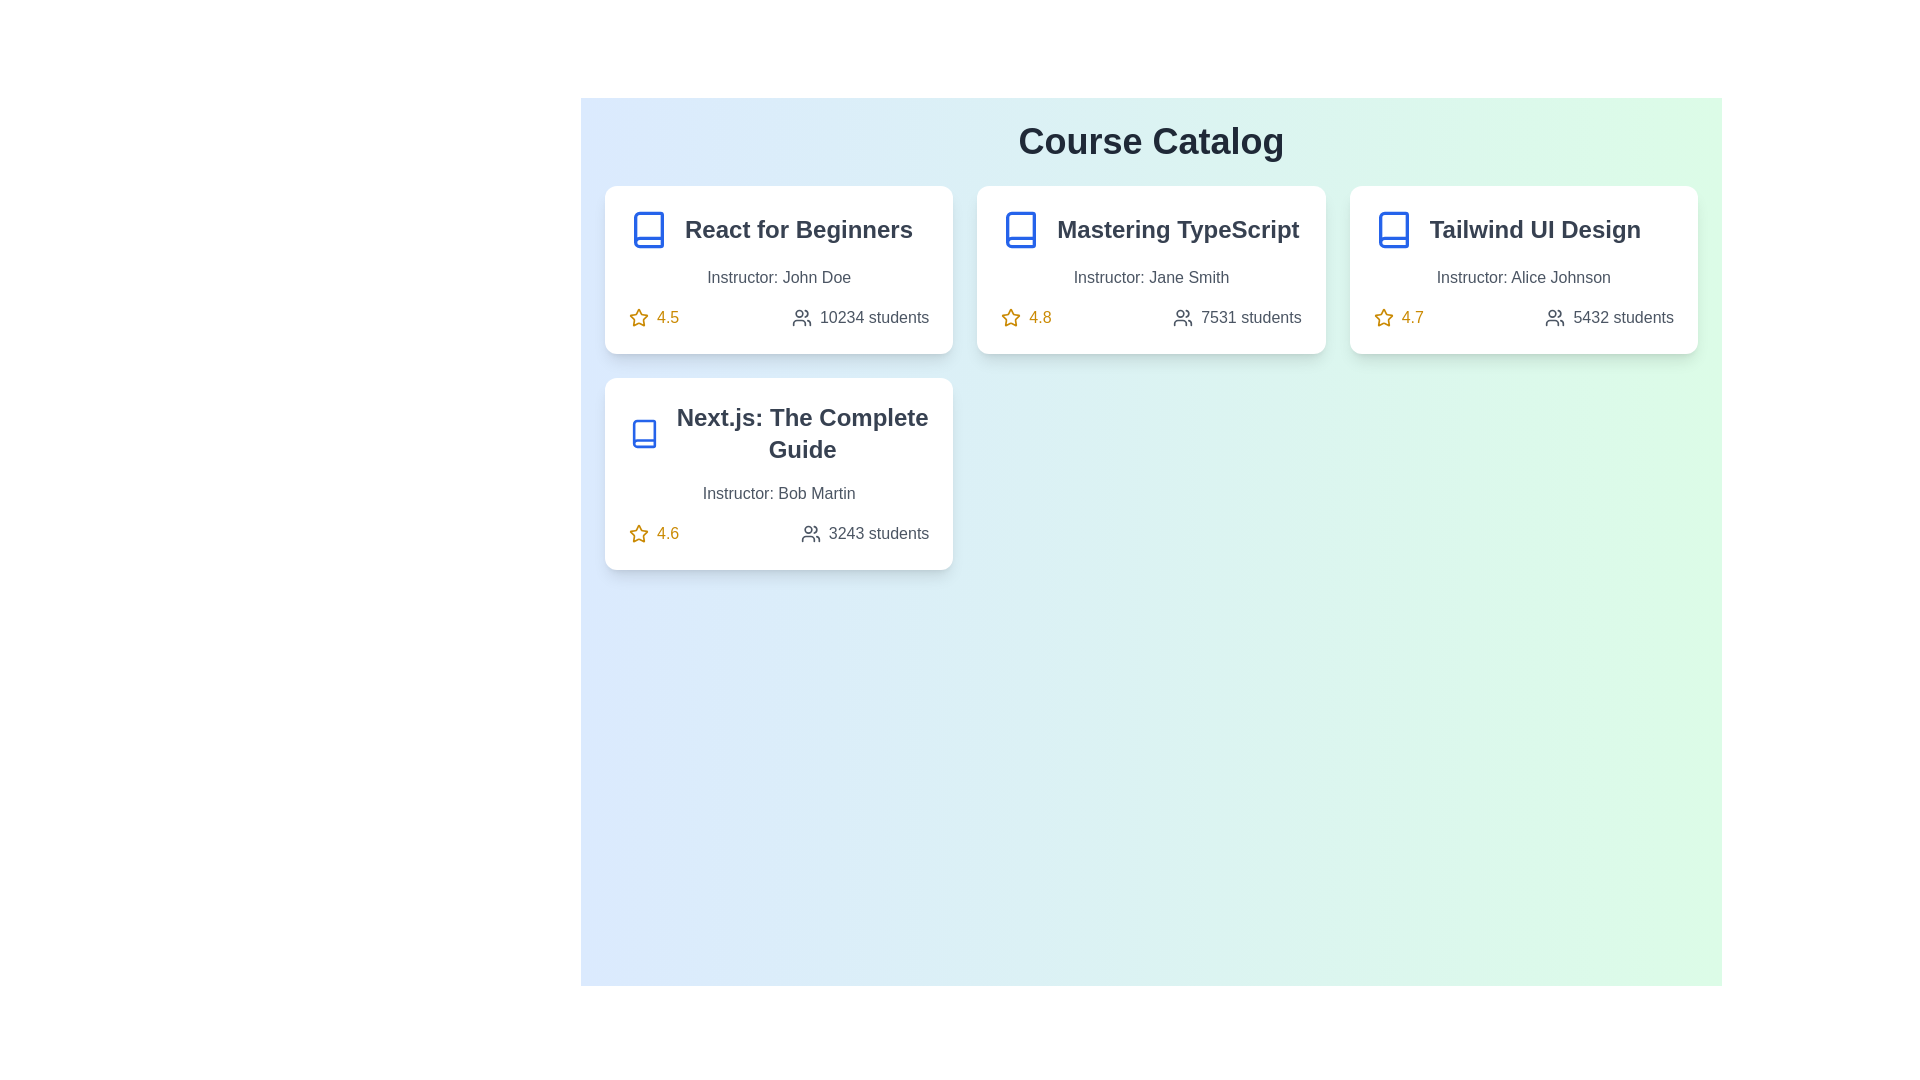 This screenshot has height=1080, width=1920. I want to click on the text with the accompanying icon that provides information about the number of enrolled students in the bottom section of the third course card in the 'Course Catalog' layout, so click(865, 532).